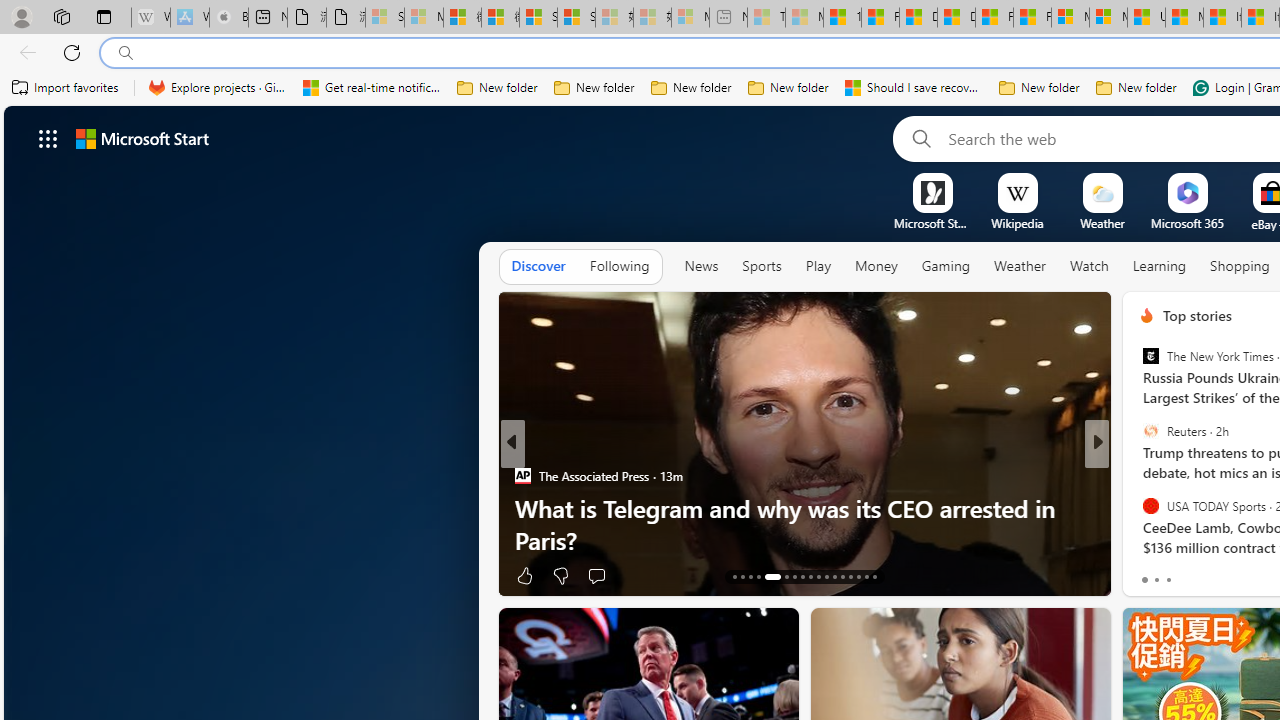 The height and width of the screenshot is (720, 1280). What do you see at coordinates (1088, 266) in the screenshot?
I see `'Watch'` at bounding box center [1088, 266].